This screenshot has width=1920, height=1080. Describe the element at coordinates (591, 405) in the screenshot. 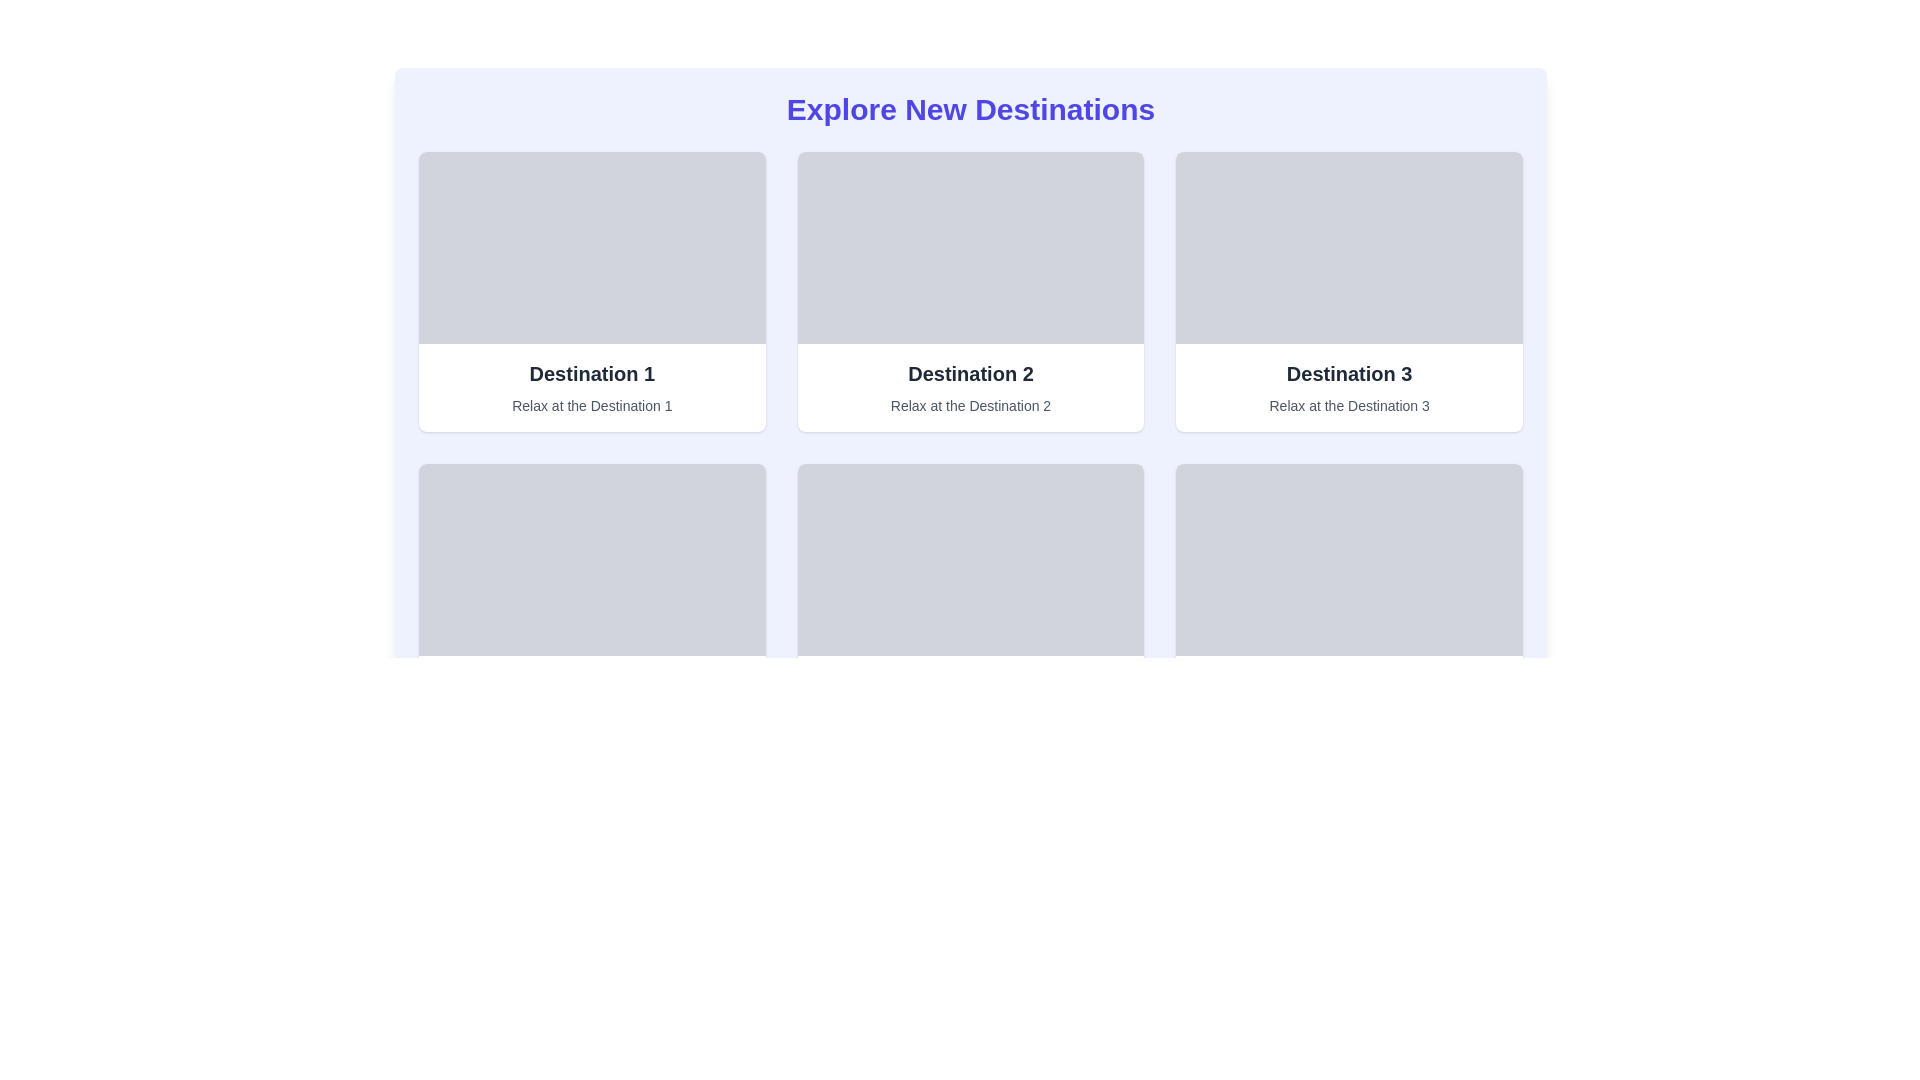

I see `the text label that reads 'Relax at the Destination 1', which is styled in a small font size and gray color, positioned below the main heading 'Destination 1' within the first card of a grid layout` at that location.